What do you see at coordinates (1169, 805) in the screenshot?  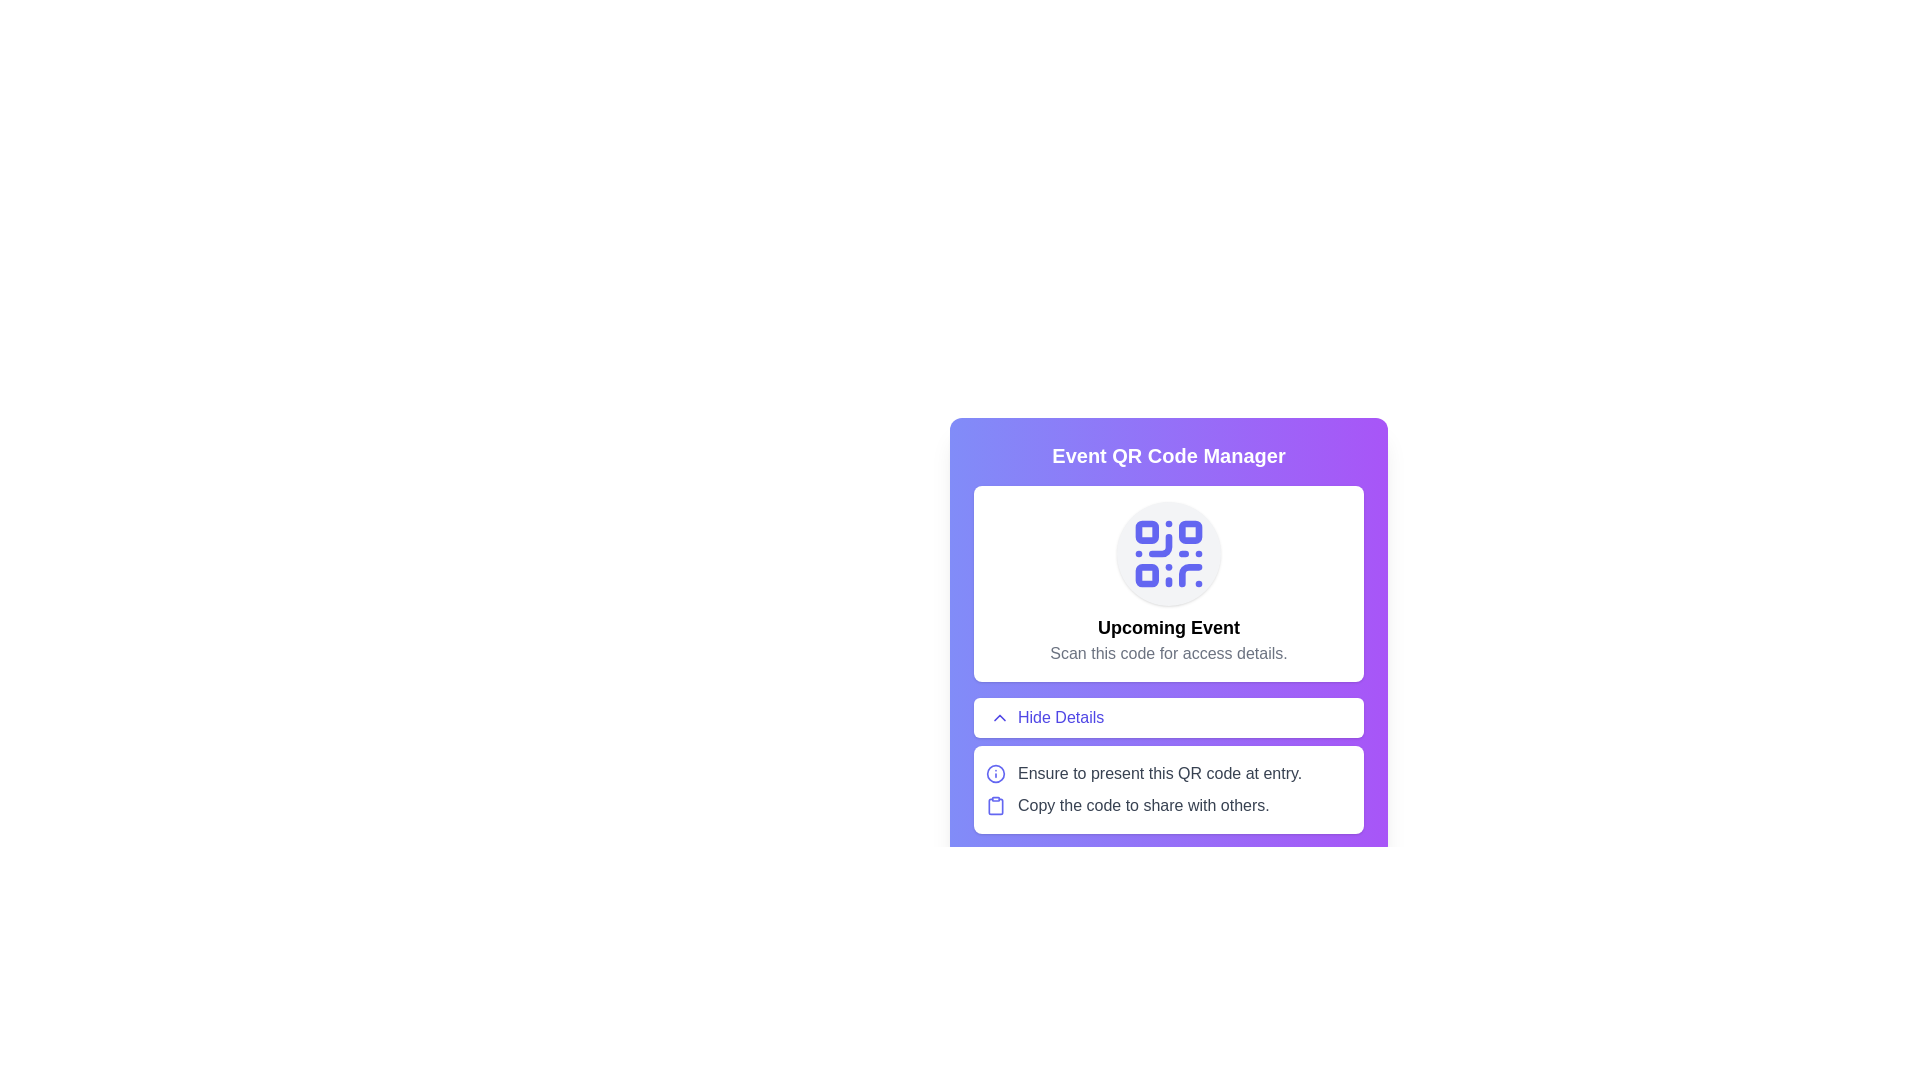 I see `the second item in the vertical list of the Informational section, which provides user instructions related to sharing a code` at bounding box center [1169, 805].